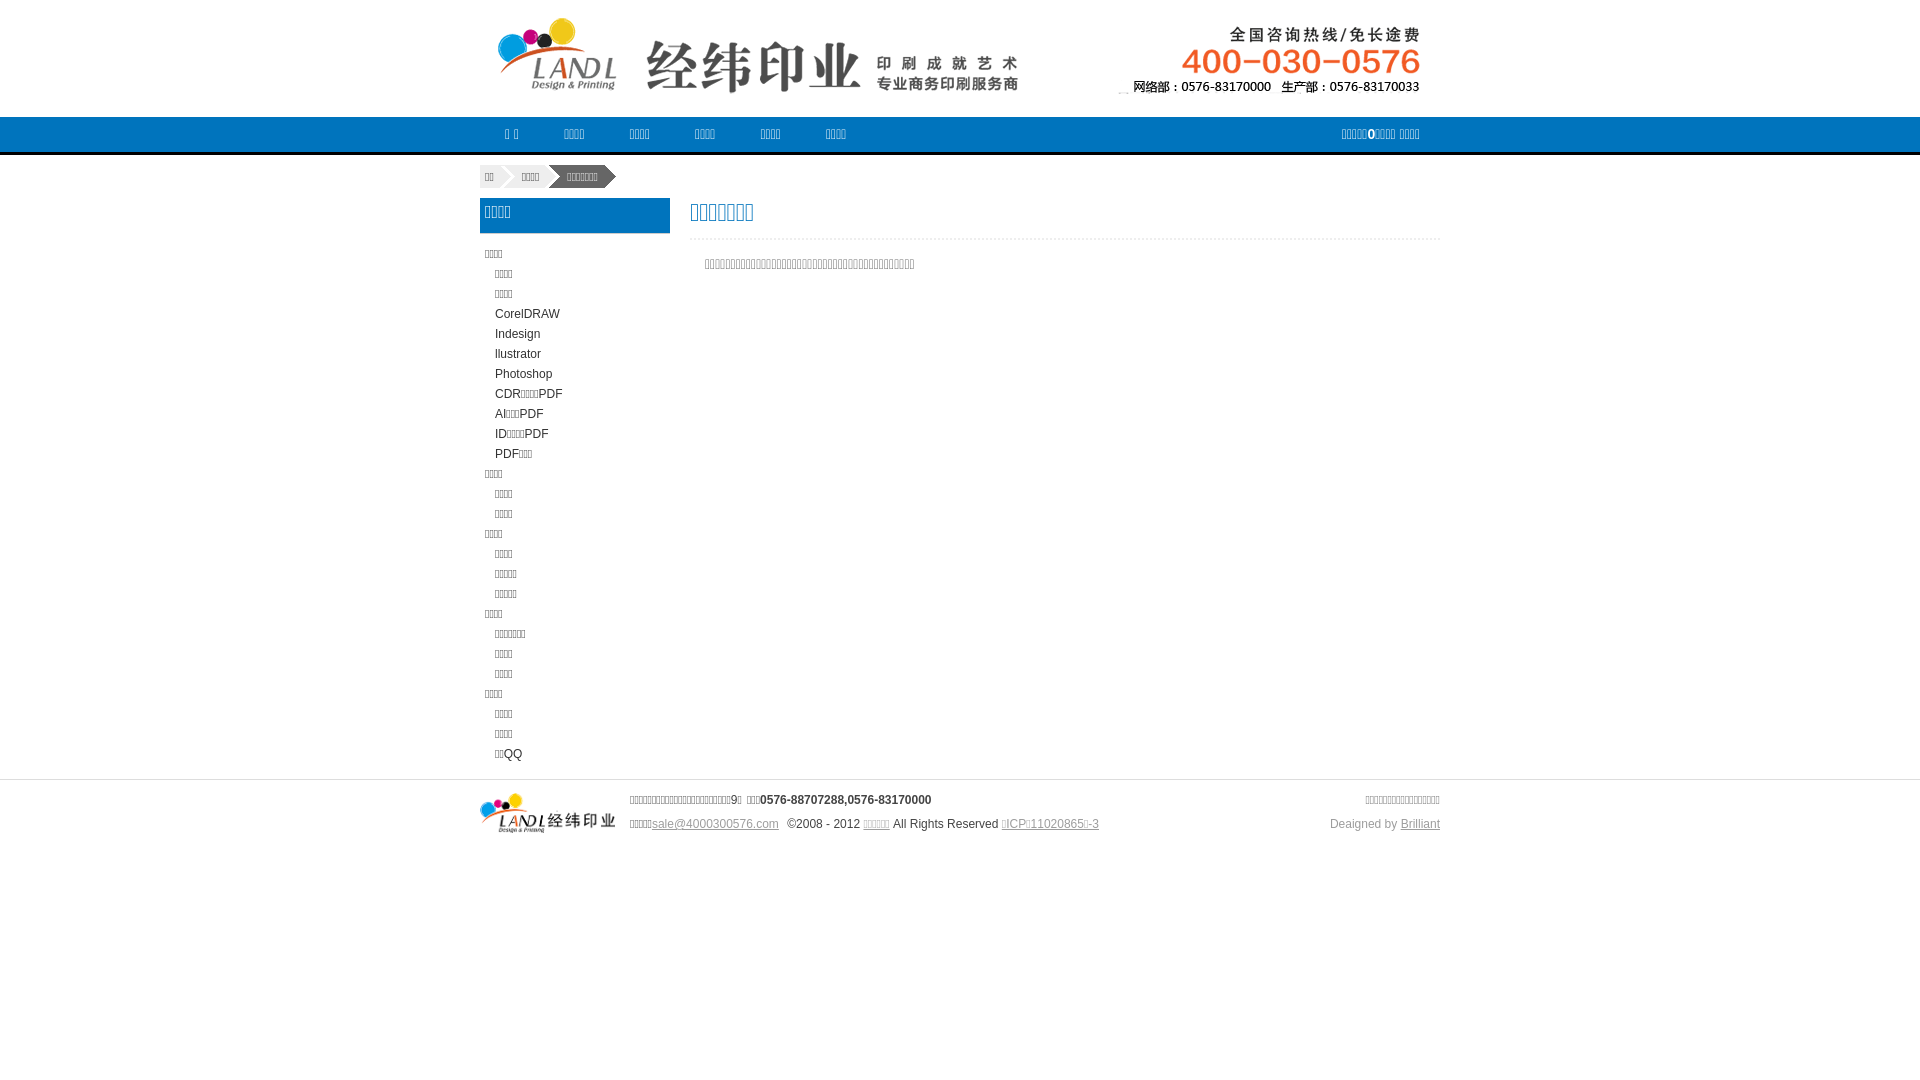 The height and width of the screenshot is (1080, 1920). Describe the element at coordinates (518, 353) in the screenshot. I see `'llustrator'` at that location.